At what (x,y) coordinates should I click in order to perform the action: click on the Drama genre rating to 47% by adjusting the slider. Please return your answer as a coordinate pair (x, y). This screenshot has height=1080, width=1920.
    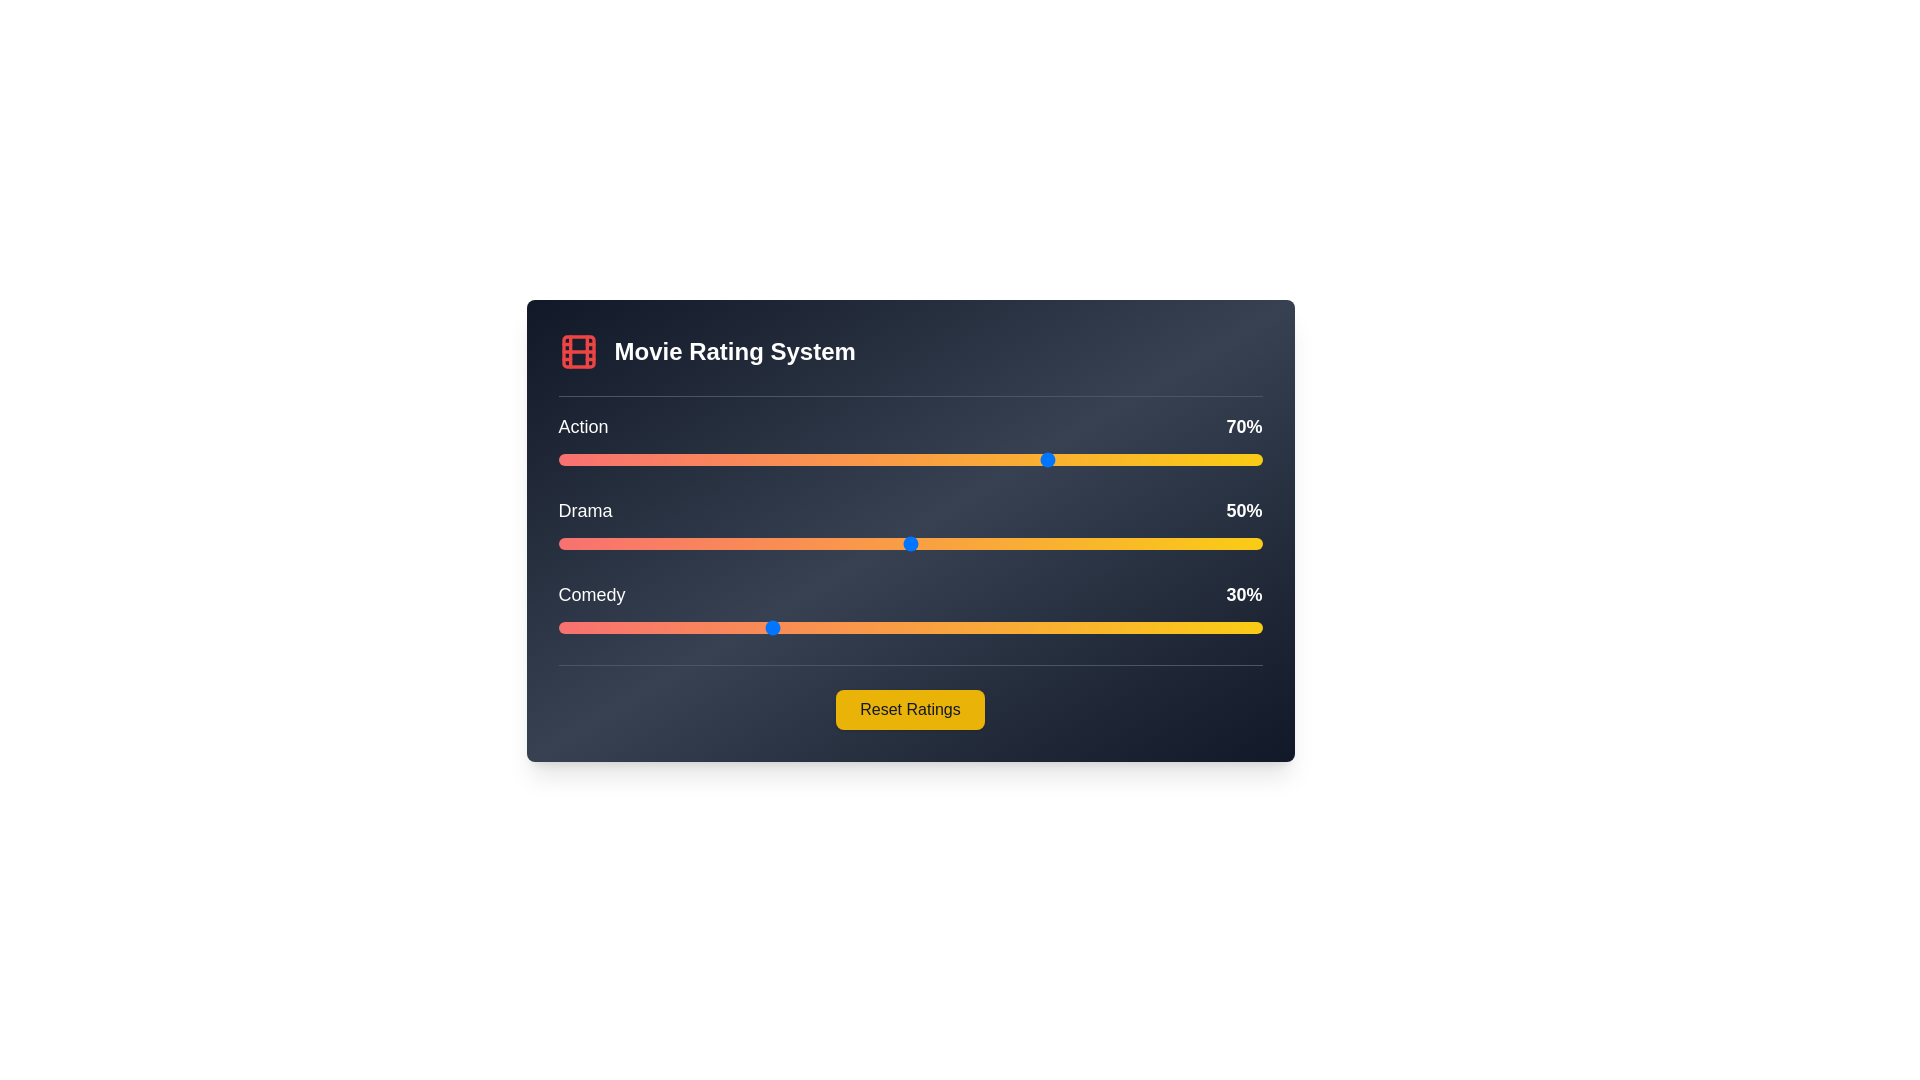
    Looking at the image, I should click on (888, 543).